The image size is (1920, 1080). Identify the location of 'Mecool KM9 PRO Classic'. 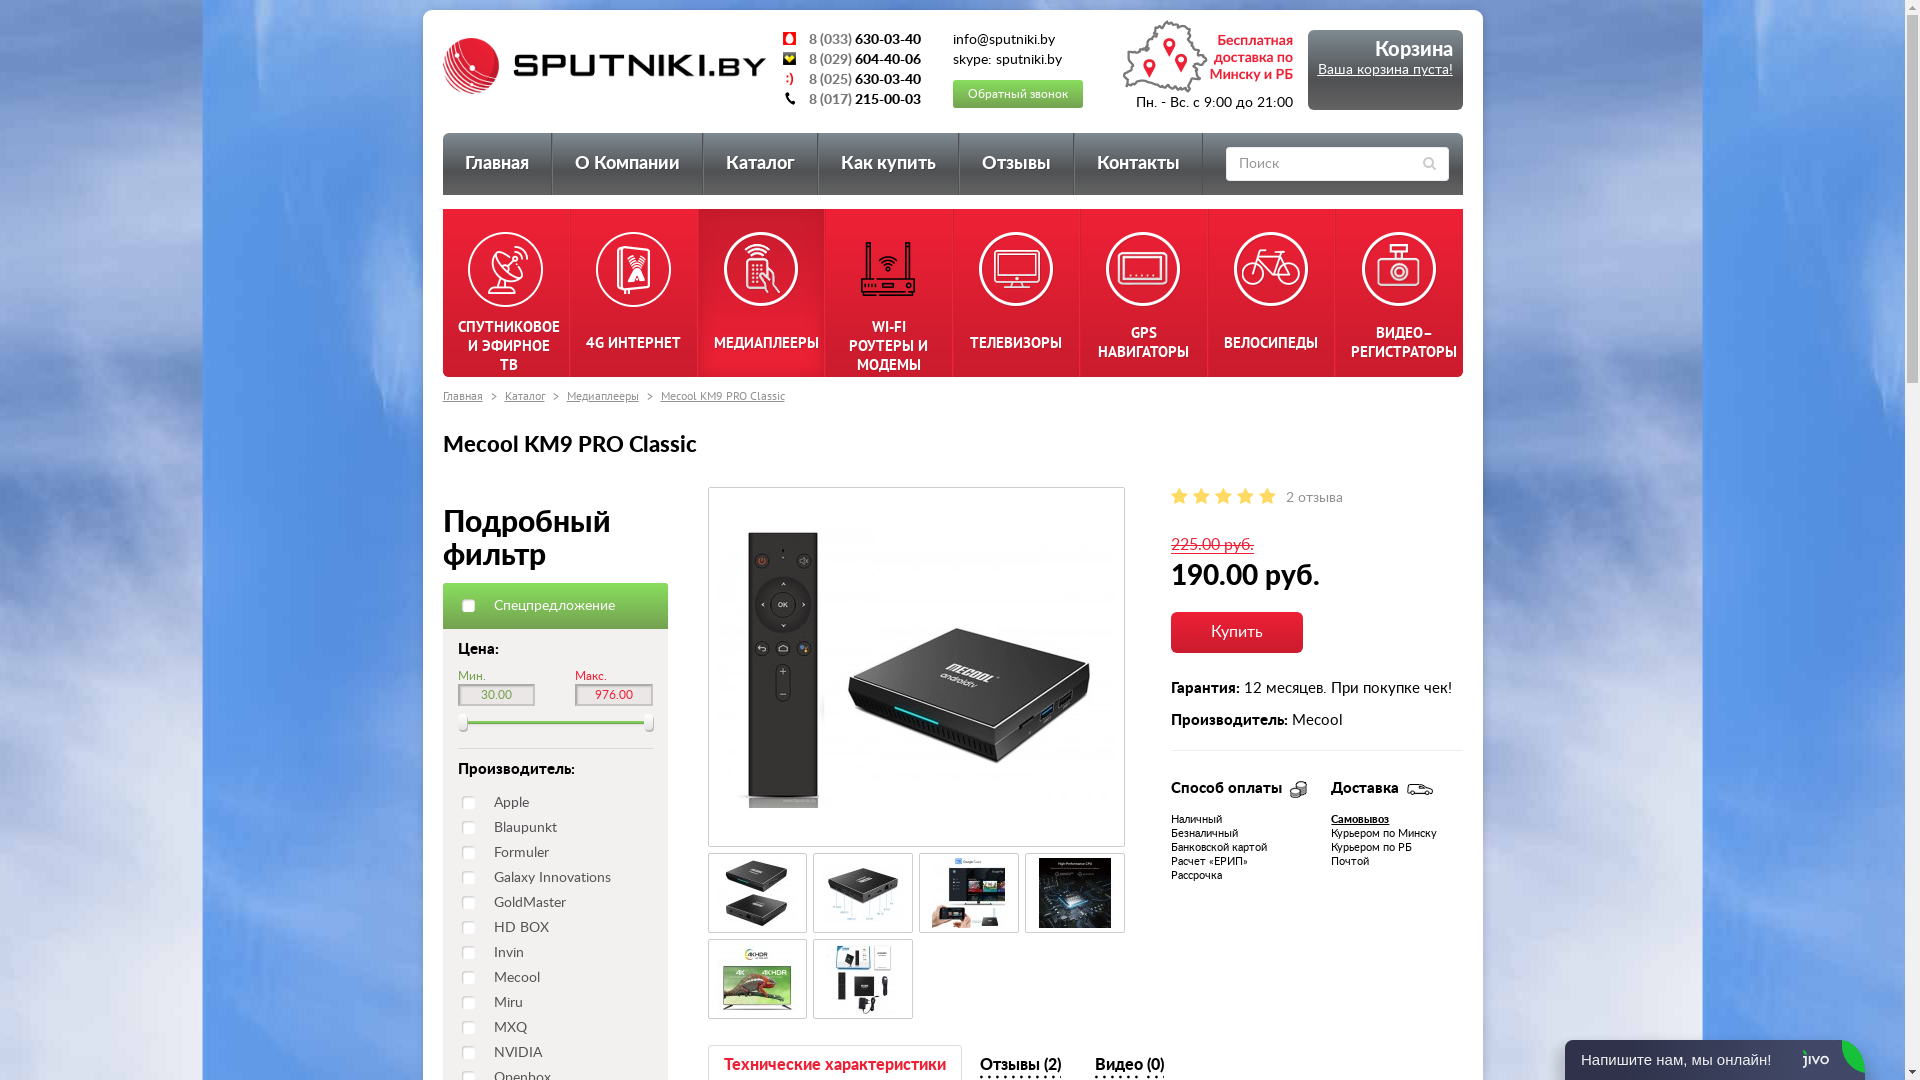
(757, 978).